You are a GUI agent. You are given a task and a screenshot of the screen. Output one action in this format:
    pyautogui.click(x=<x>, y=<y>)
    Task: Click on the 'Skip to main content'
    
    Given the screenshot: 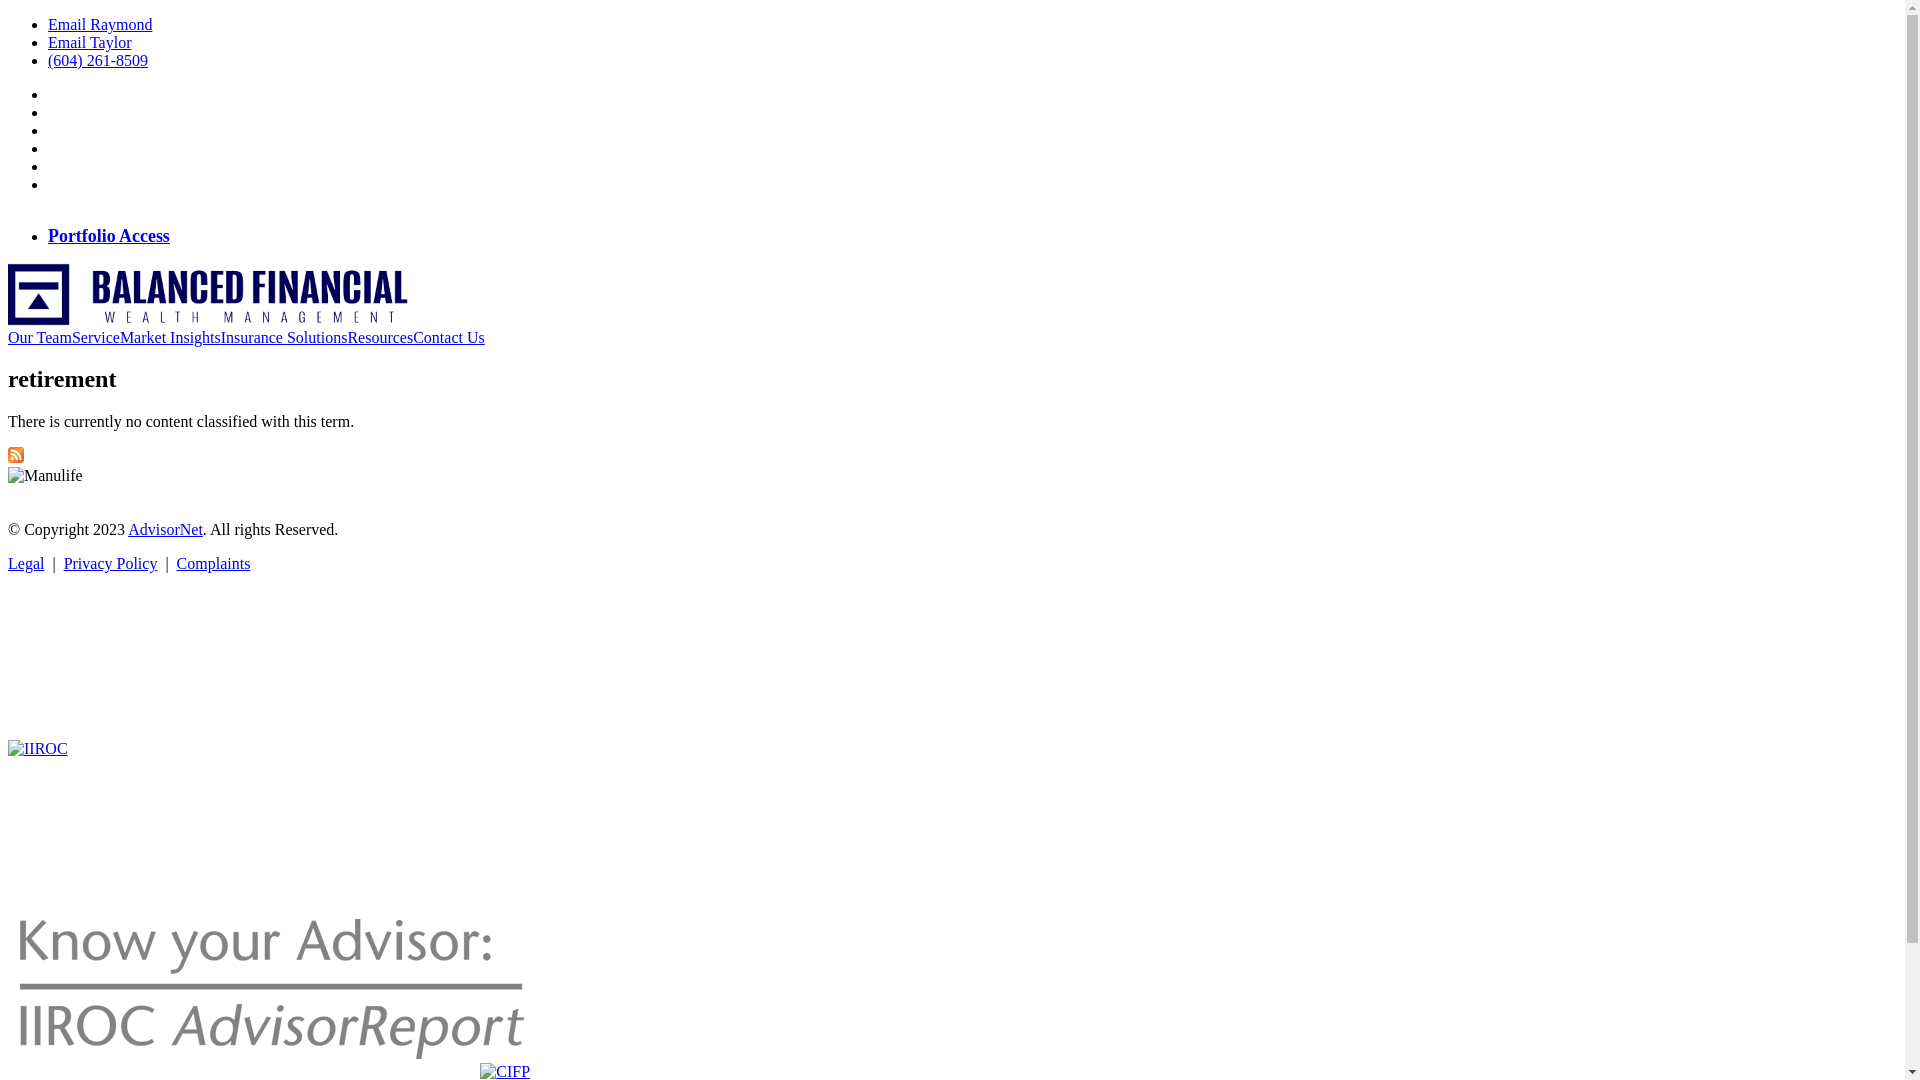 What is the action you would take?
    pyautogui.click(x=74, y=16)
    